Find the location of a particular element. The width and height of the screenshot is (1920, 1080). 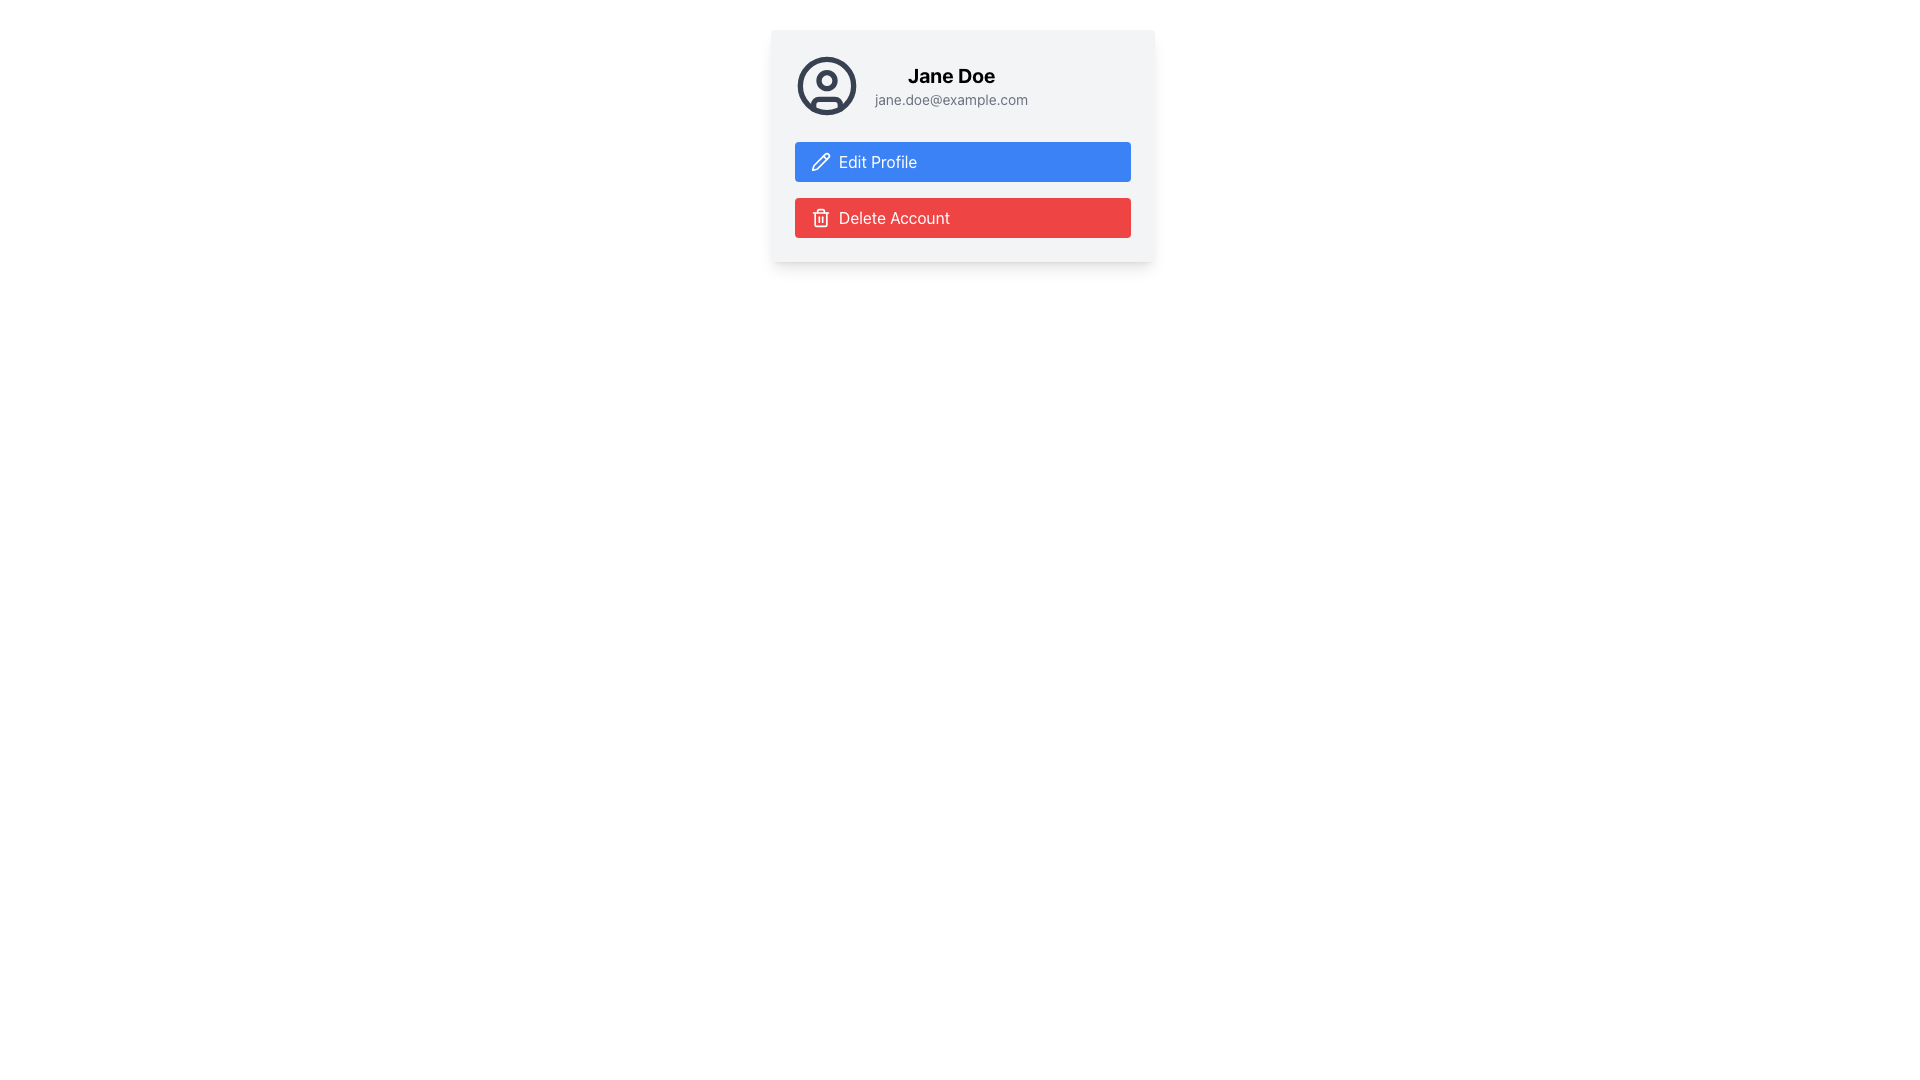

the pencil-shaped icon that represents the editing action within the 'Edit Profile' button to check for any tooltip is located at coordinates (820, 161).